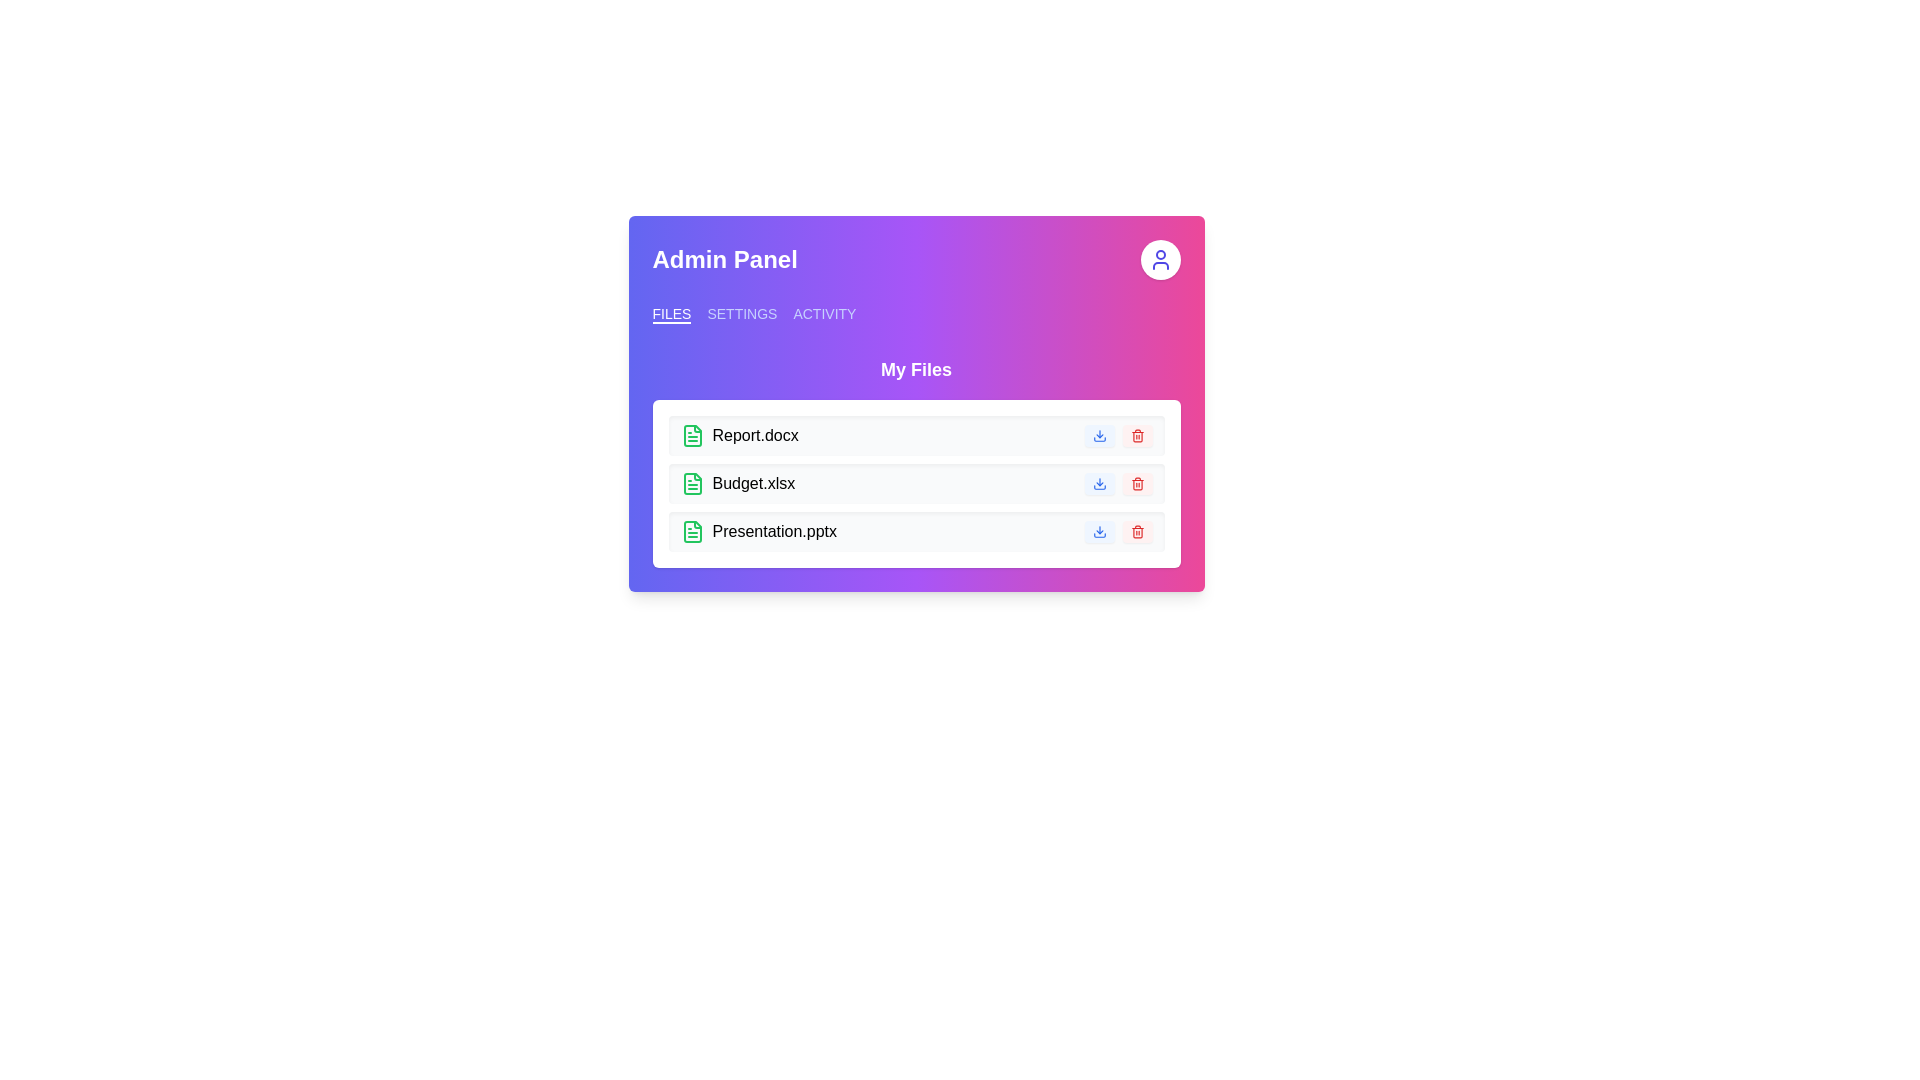  I want to click on the group of action buttons located to the right of the 'Report.docx' item in the file listing interface, so click(1117, 434).